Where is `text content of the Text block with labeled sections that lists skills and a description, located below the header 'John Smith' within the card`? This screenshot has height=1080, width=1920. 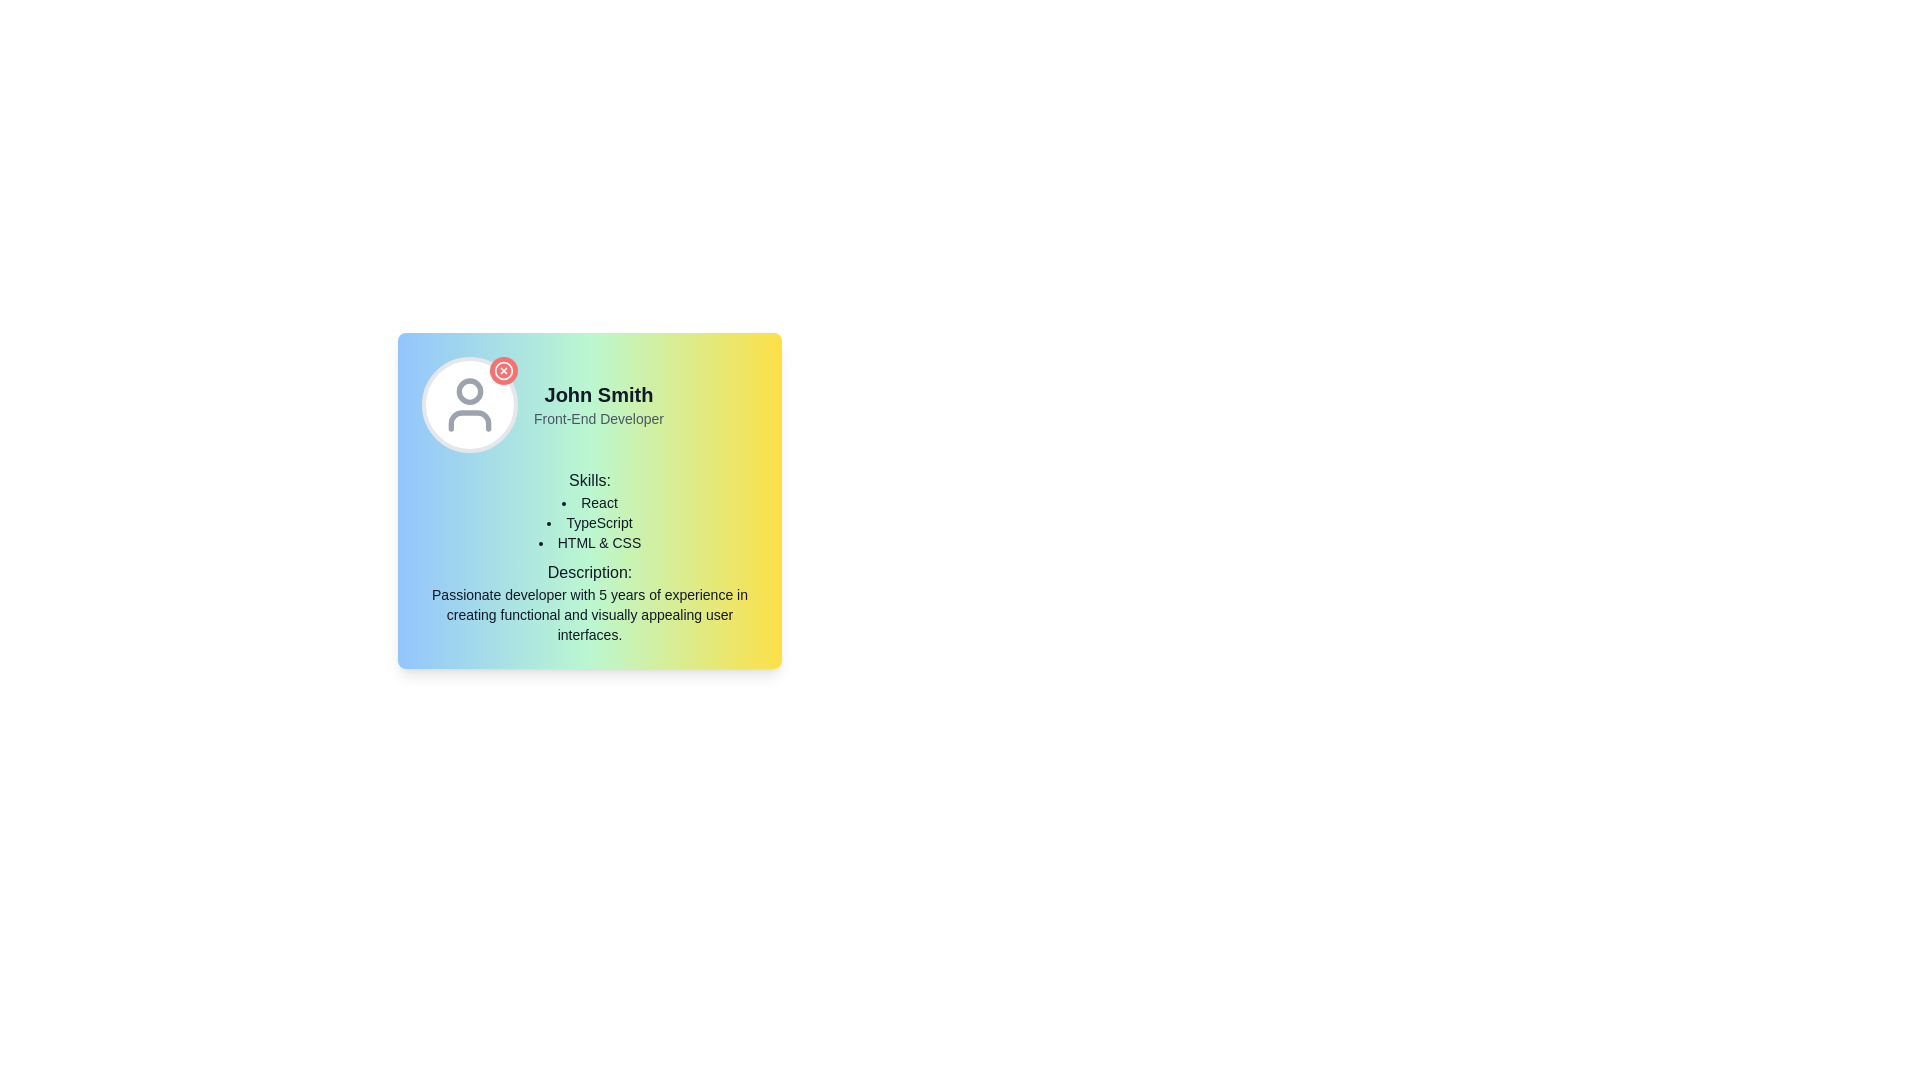
text content of the Text block with labeled sections that lists skills and a description, located below the header 'John Smith' within the card is located at coordinates (589, 556).